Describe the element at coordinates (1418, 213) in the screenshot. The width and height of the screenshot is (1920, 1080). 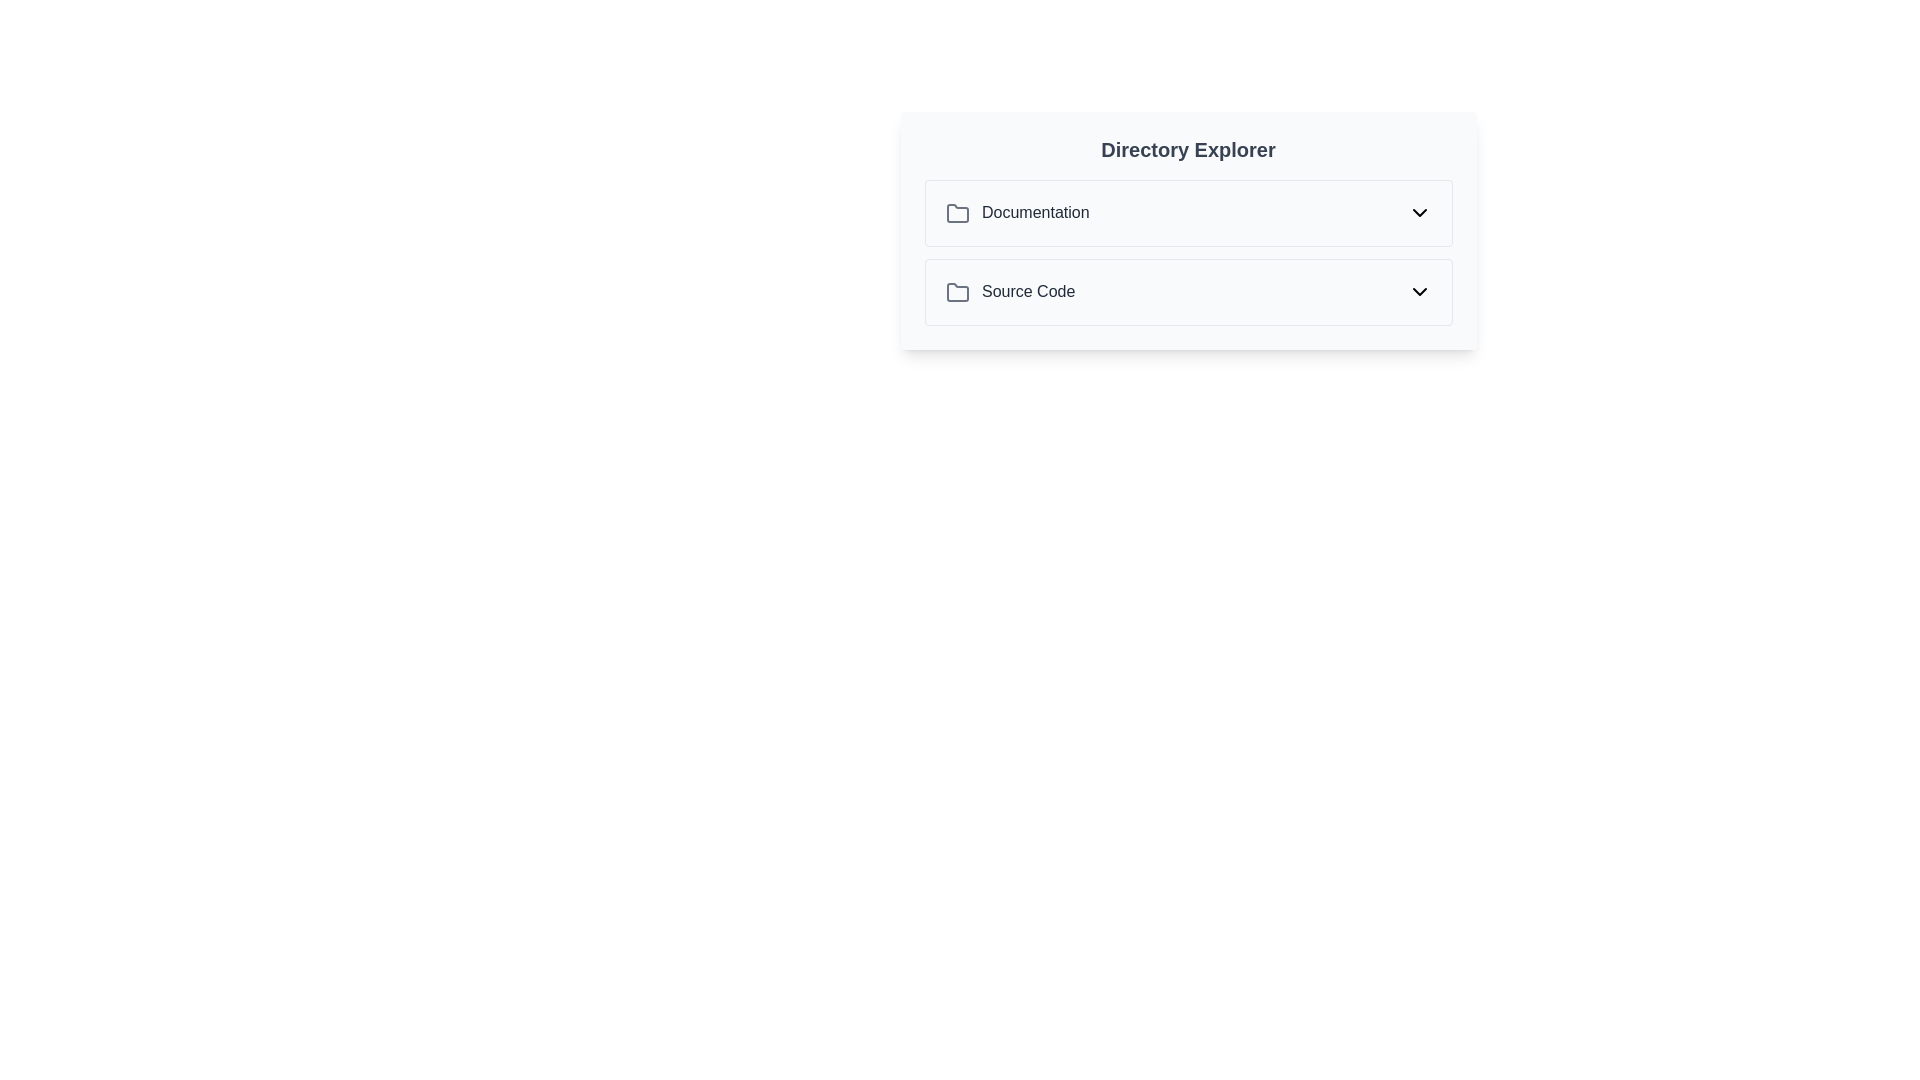
I see `the downward-pointing chevron icon next to the 'Documentation' menu entry` at that location.